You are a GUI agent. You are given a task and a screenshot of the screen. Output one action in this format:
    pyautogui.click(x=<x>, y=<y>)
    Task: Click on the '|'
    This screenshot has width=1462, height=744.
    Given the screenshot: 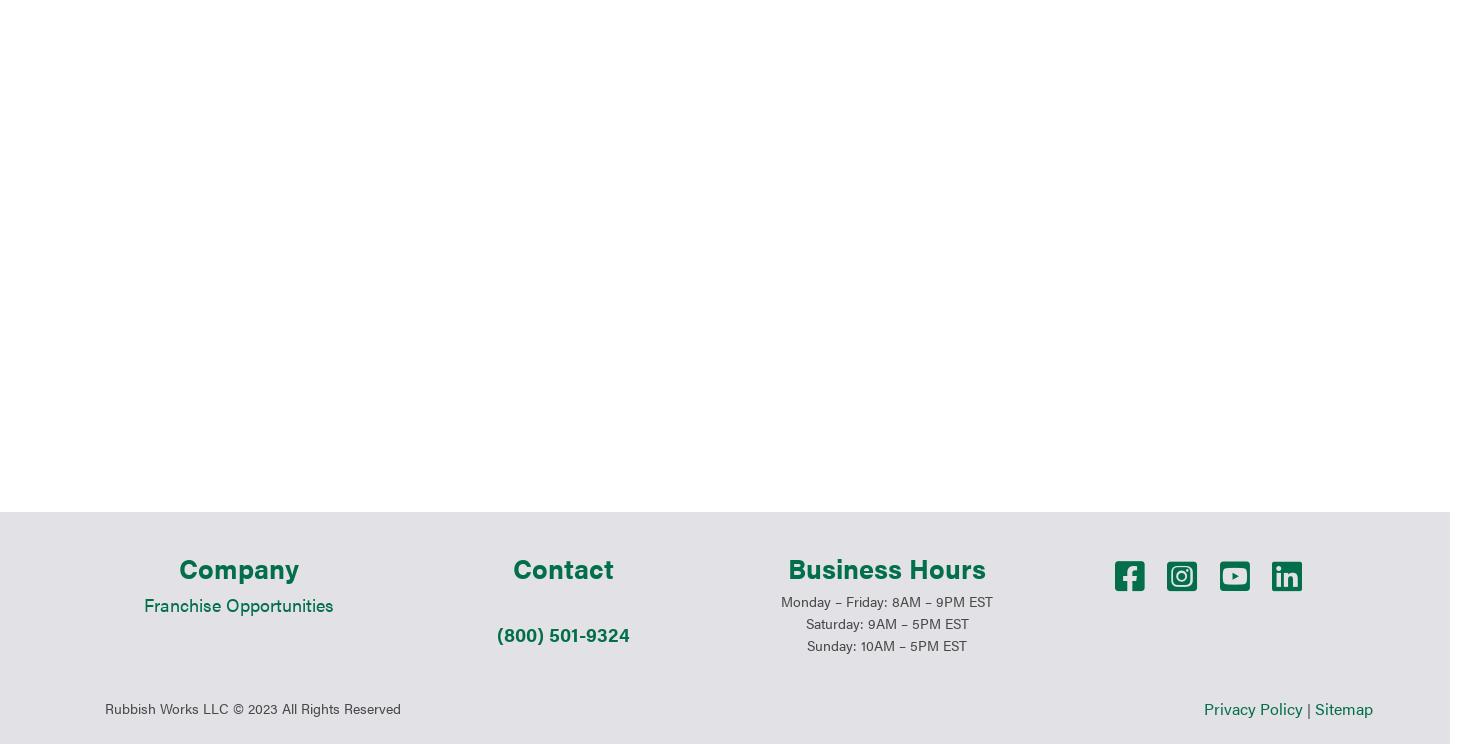 What is the action you would take?
    pyautogui.click(x=1307, y=508)
    